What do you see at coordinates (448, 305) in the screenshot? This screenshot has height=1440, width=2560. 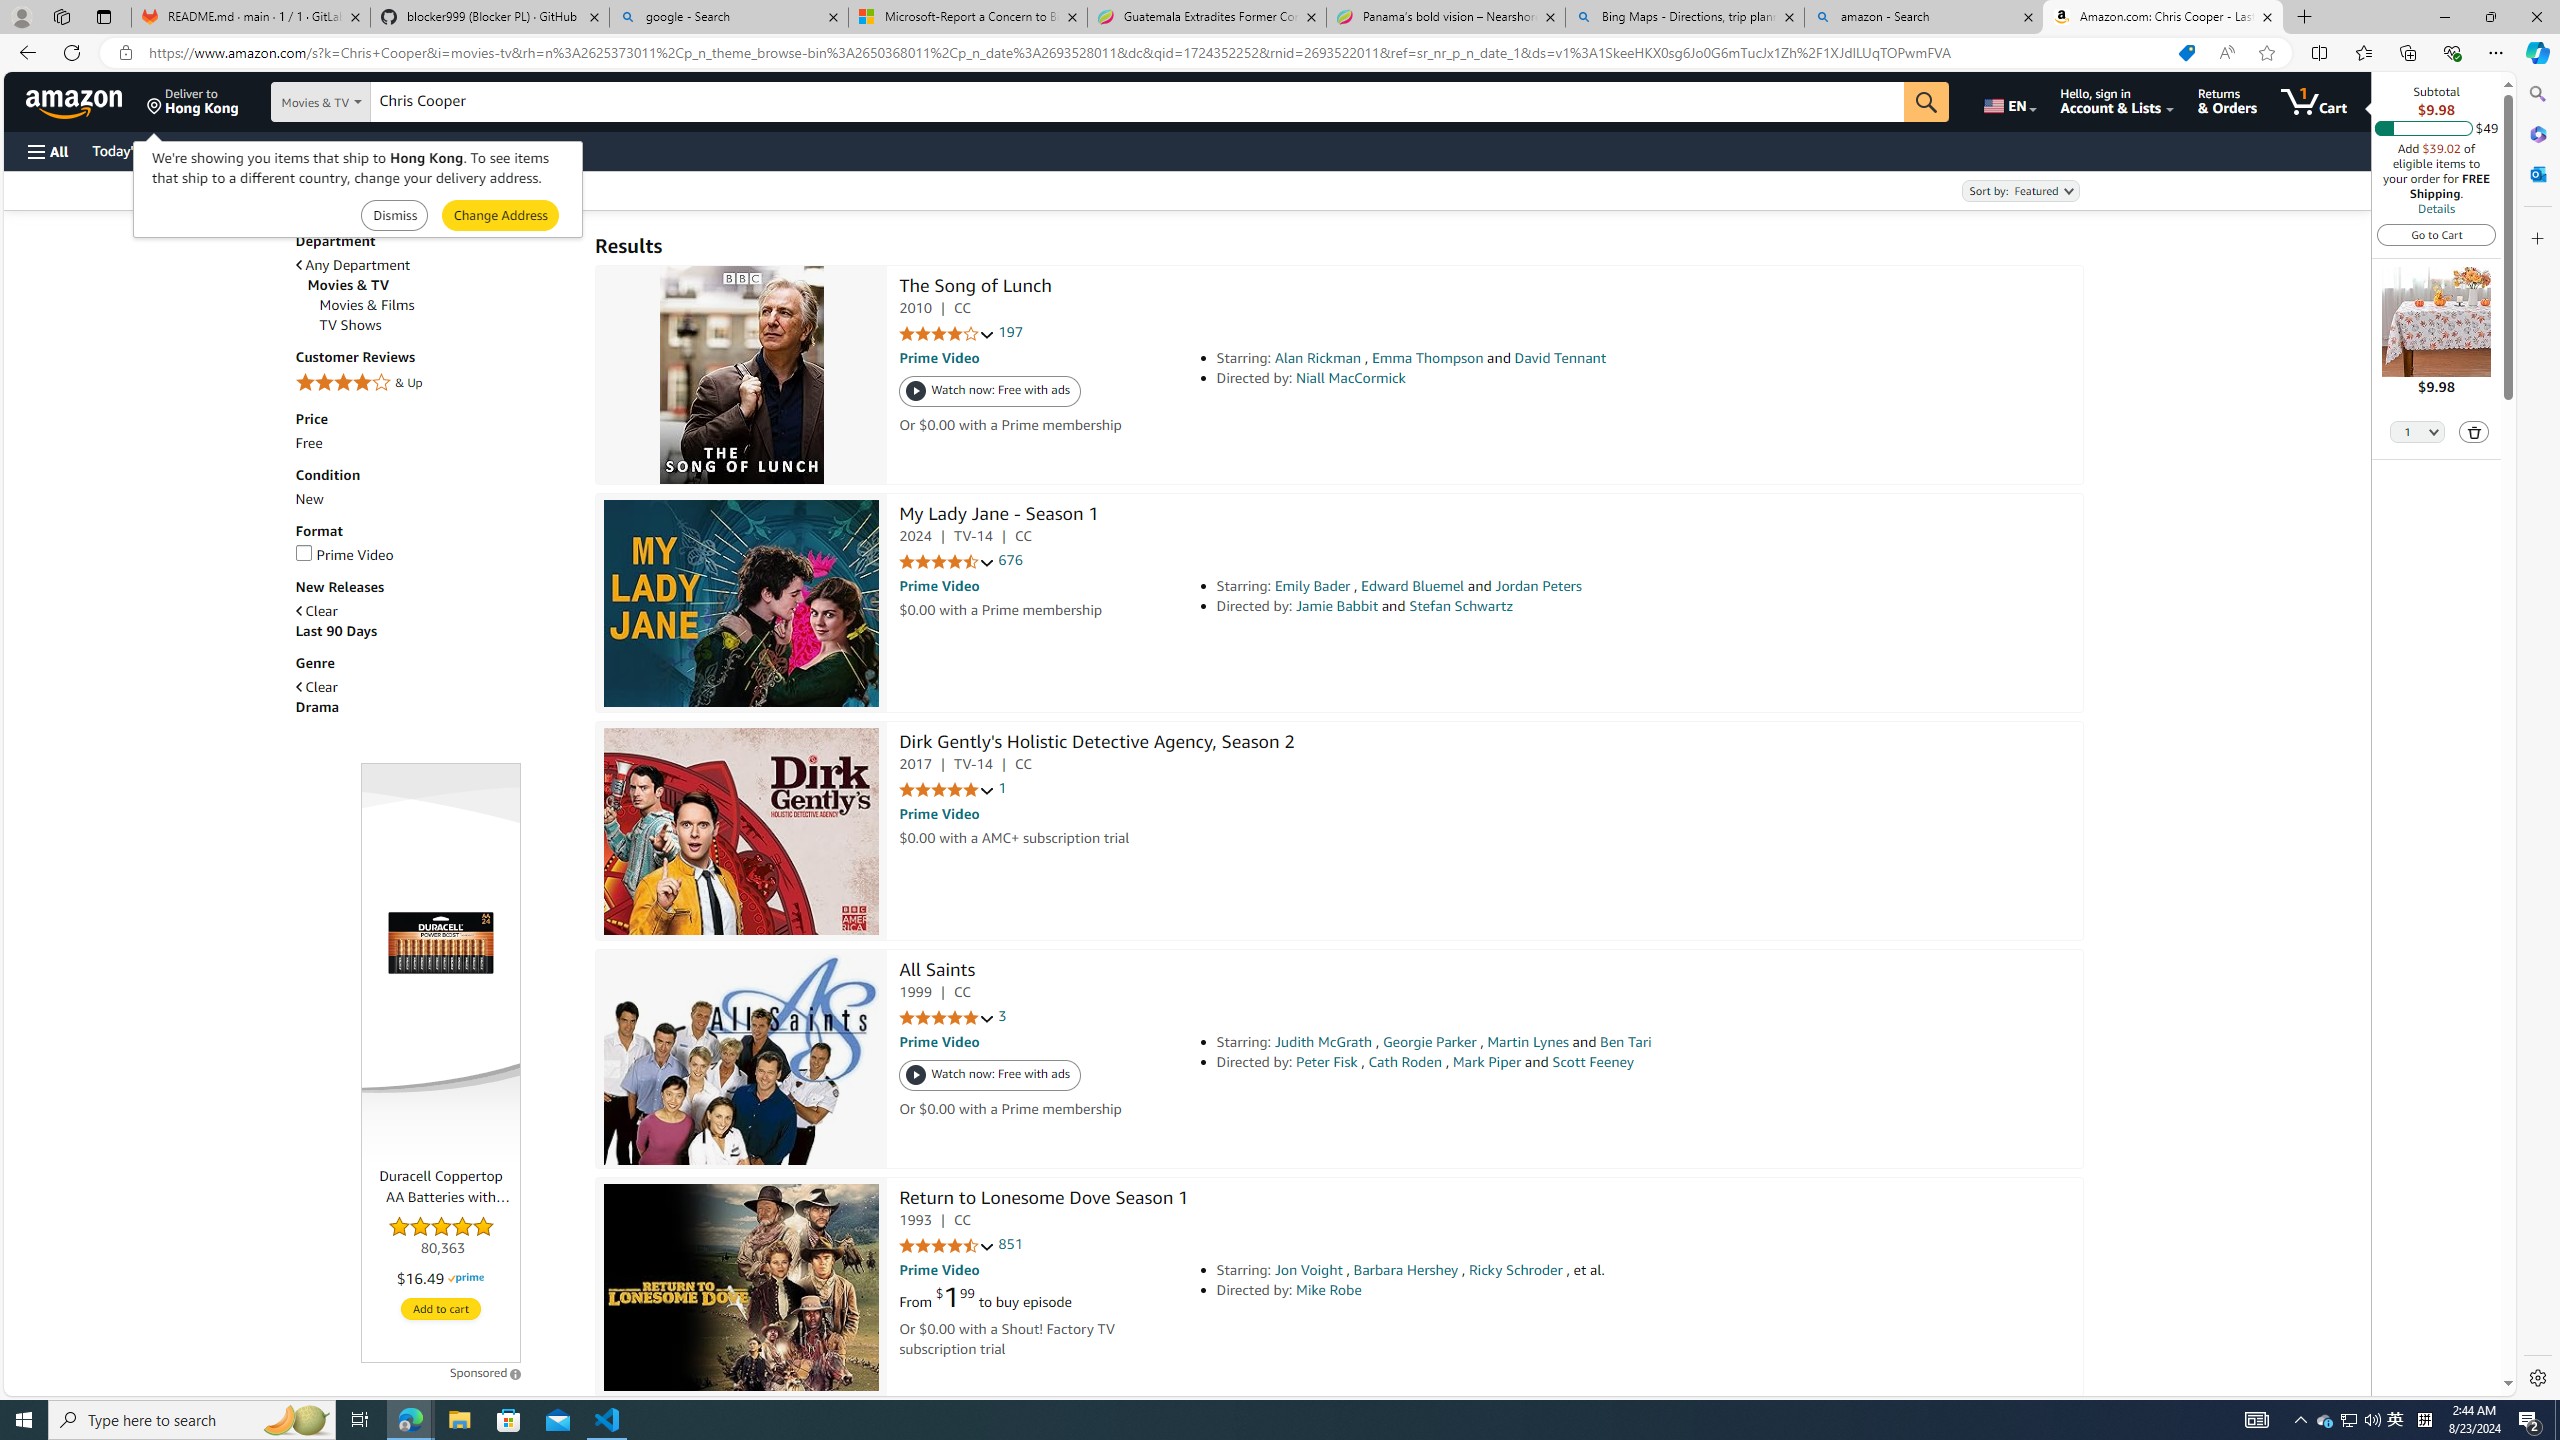 I see `'Movies & Films'` at bounding box center [448, 305].